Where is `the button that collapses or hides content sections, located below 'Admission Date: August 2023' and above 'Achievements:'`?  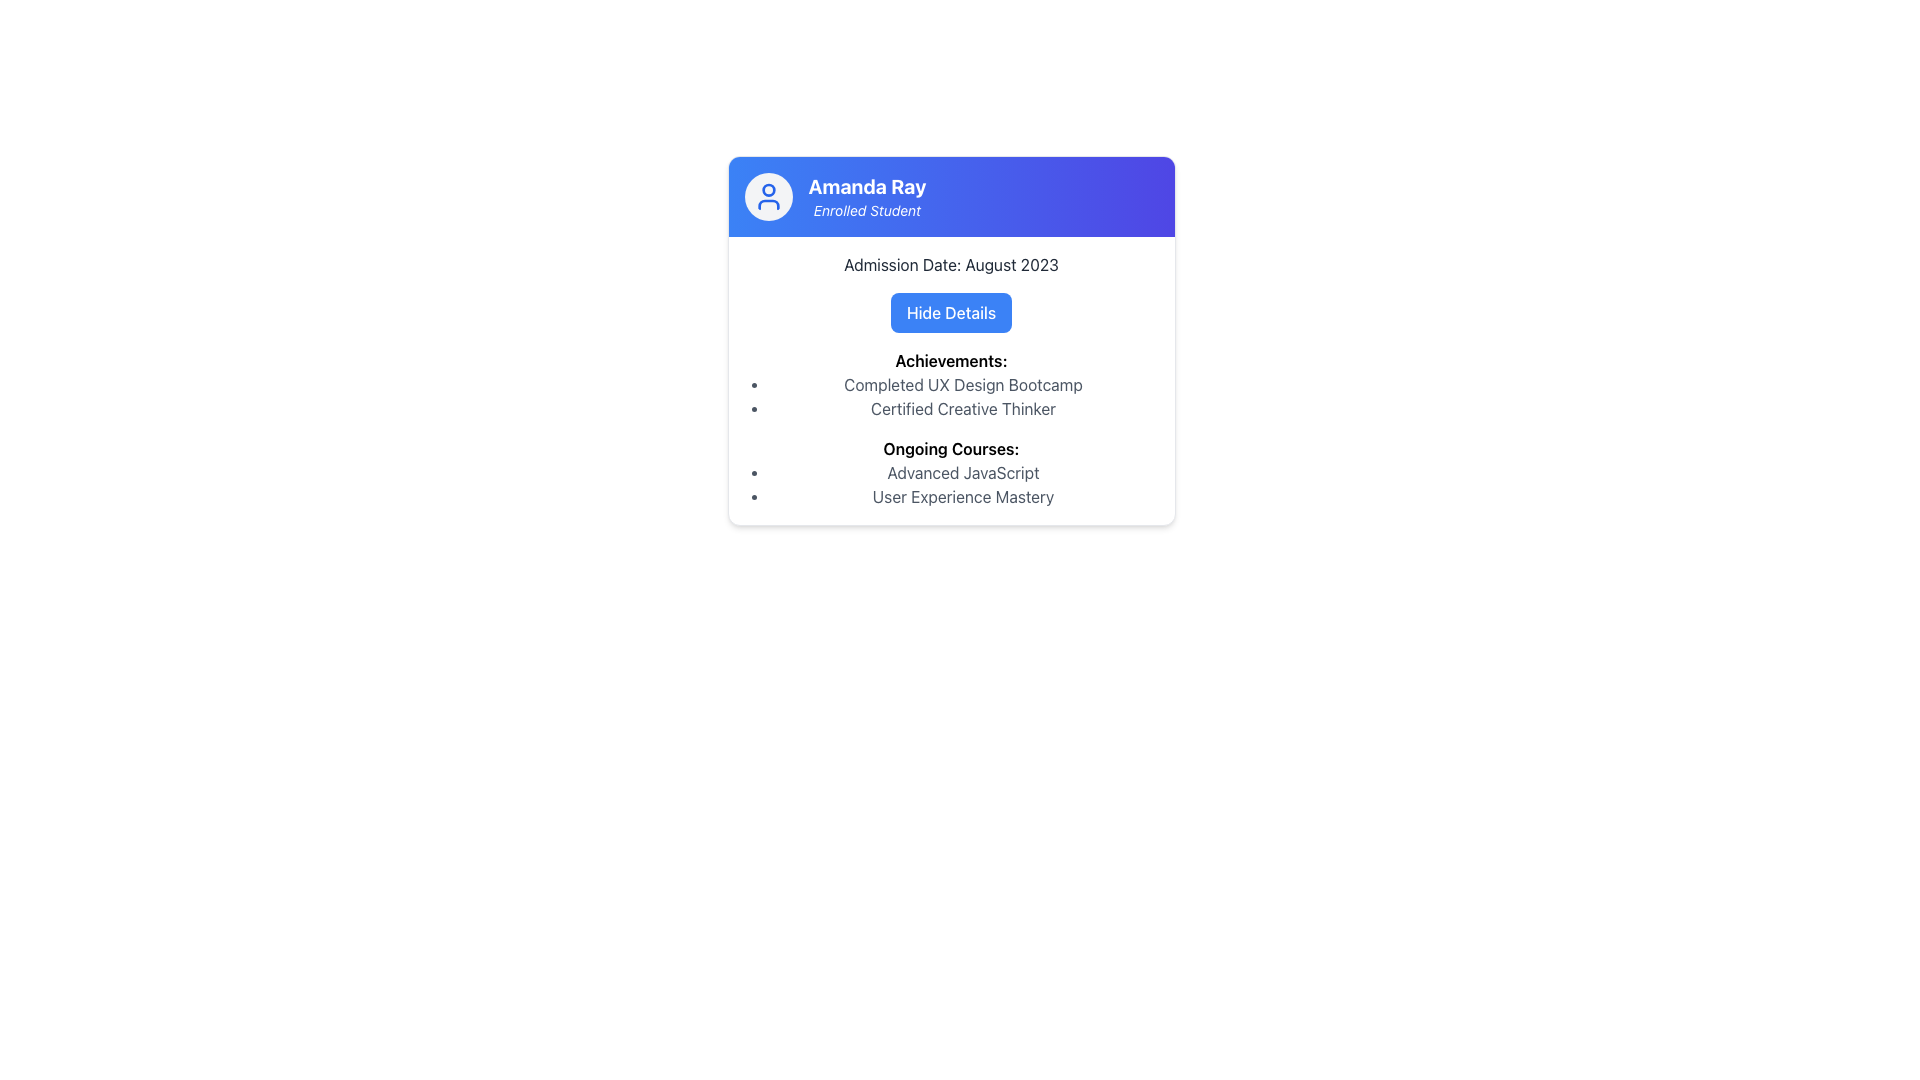 the button that collapses or hides content sections, located below 'Admission Date: August 2023' and above 'Achievements:' is located at coordinates (950, 312).